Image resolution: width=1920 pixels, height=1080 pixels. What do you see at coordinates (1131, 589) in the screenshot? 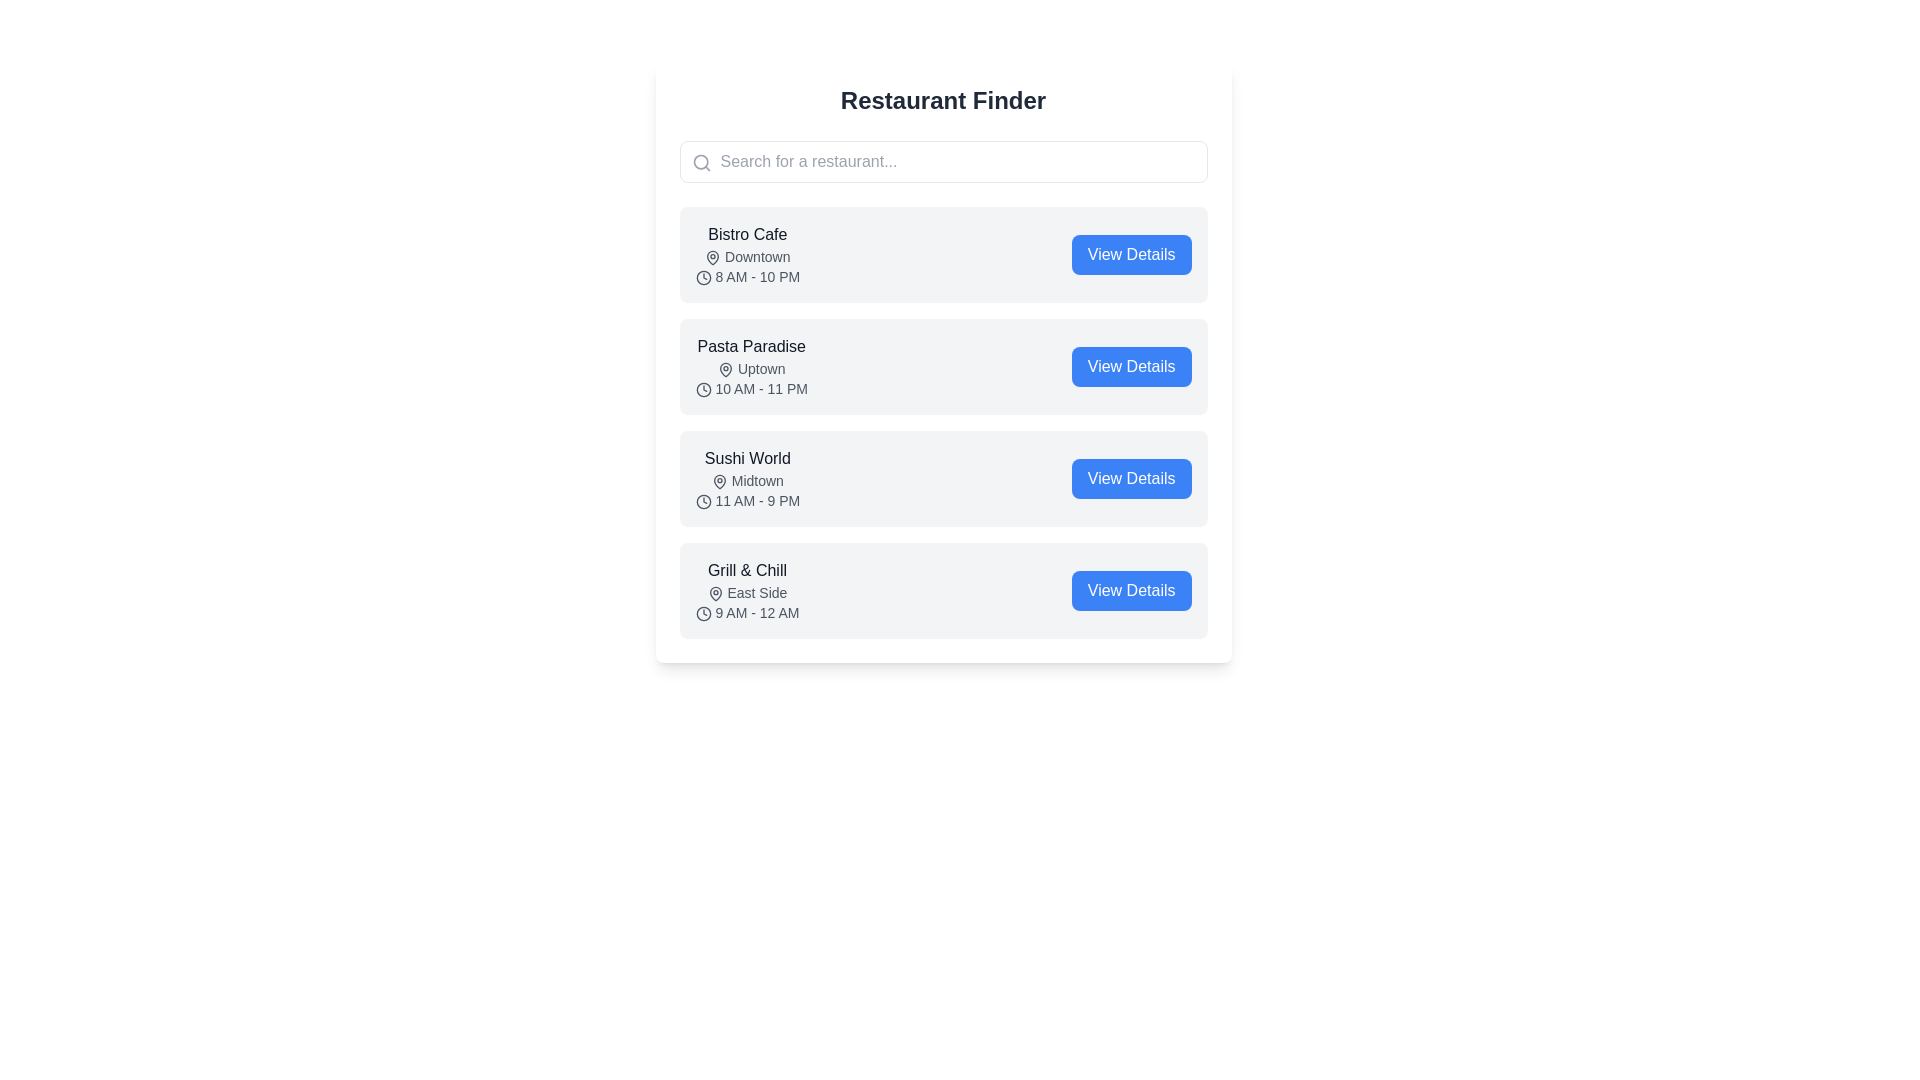
I see `the button located in the last listing of restaurant entries` at bounding box center [1131, 589].